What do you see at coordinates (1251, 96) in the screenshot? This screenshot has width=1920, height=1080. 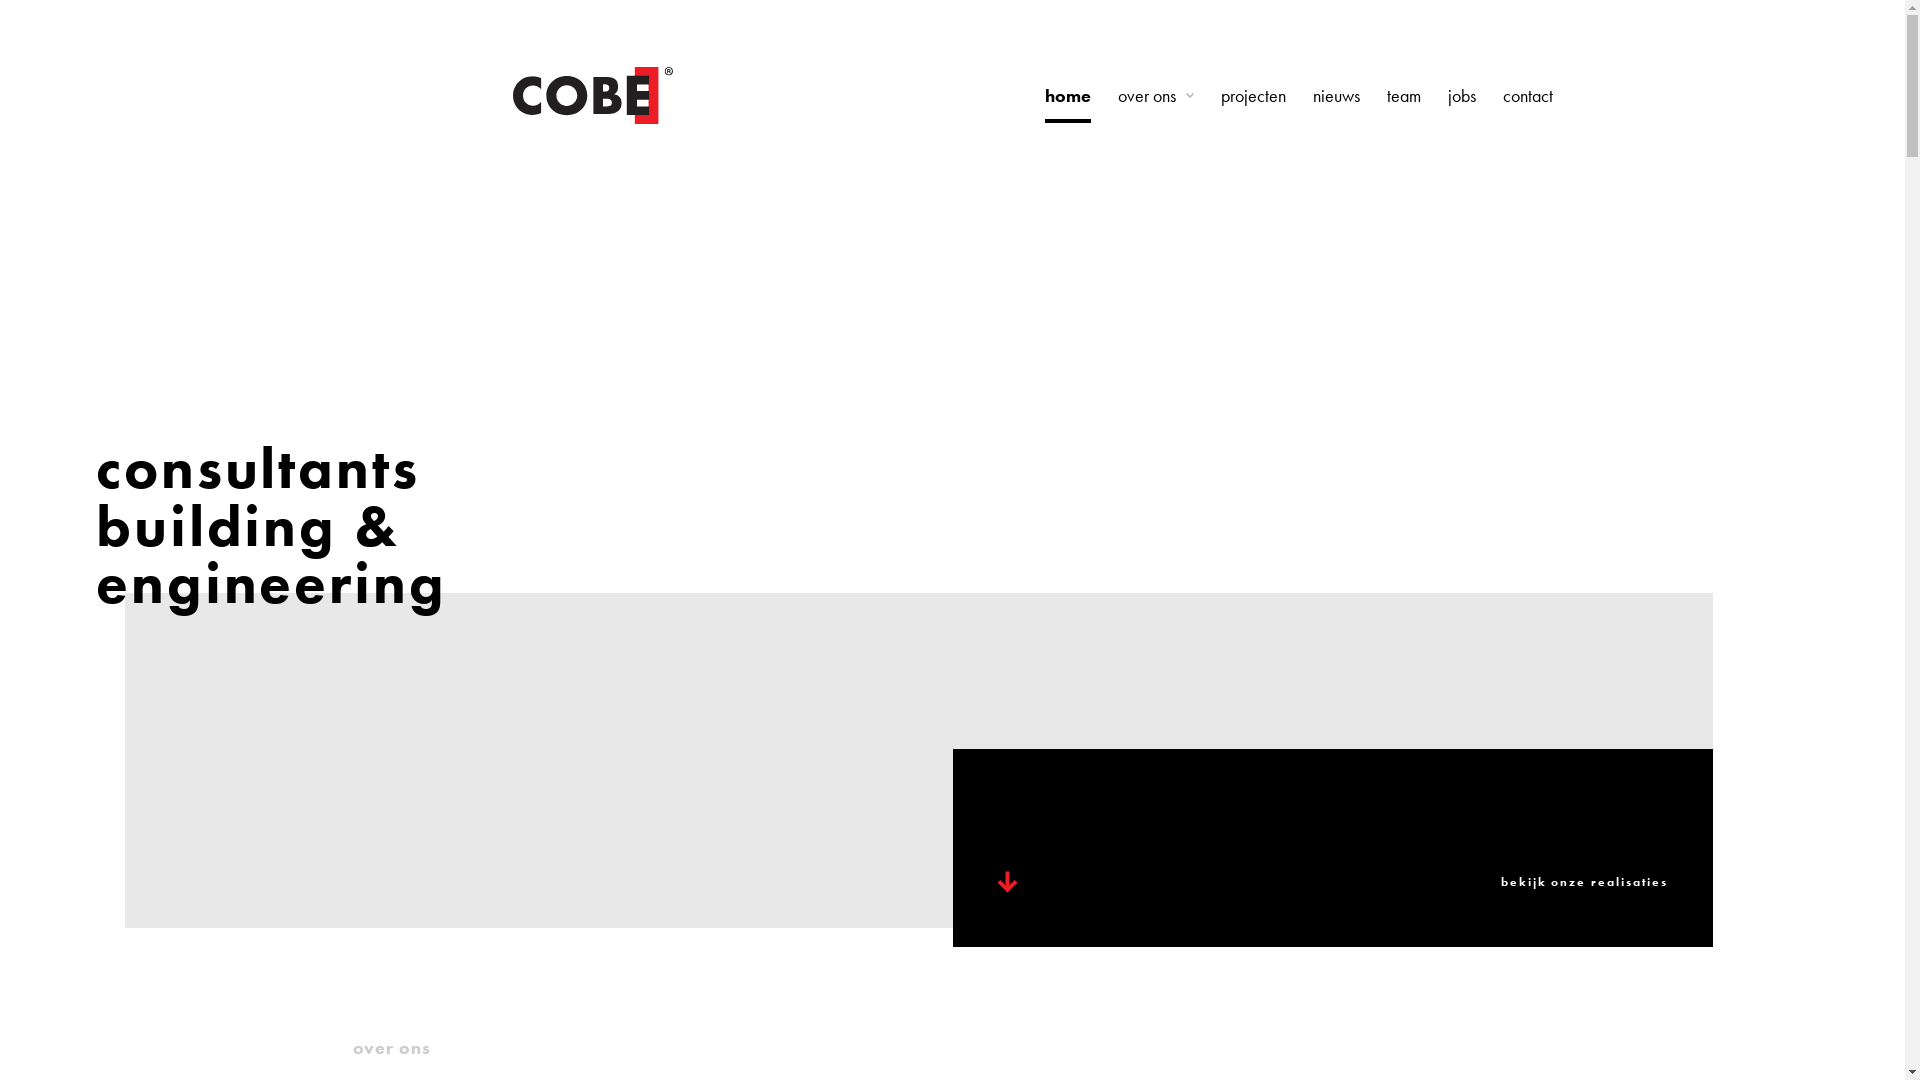 I see `'projecten'` at bounding box center [1251, 96].